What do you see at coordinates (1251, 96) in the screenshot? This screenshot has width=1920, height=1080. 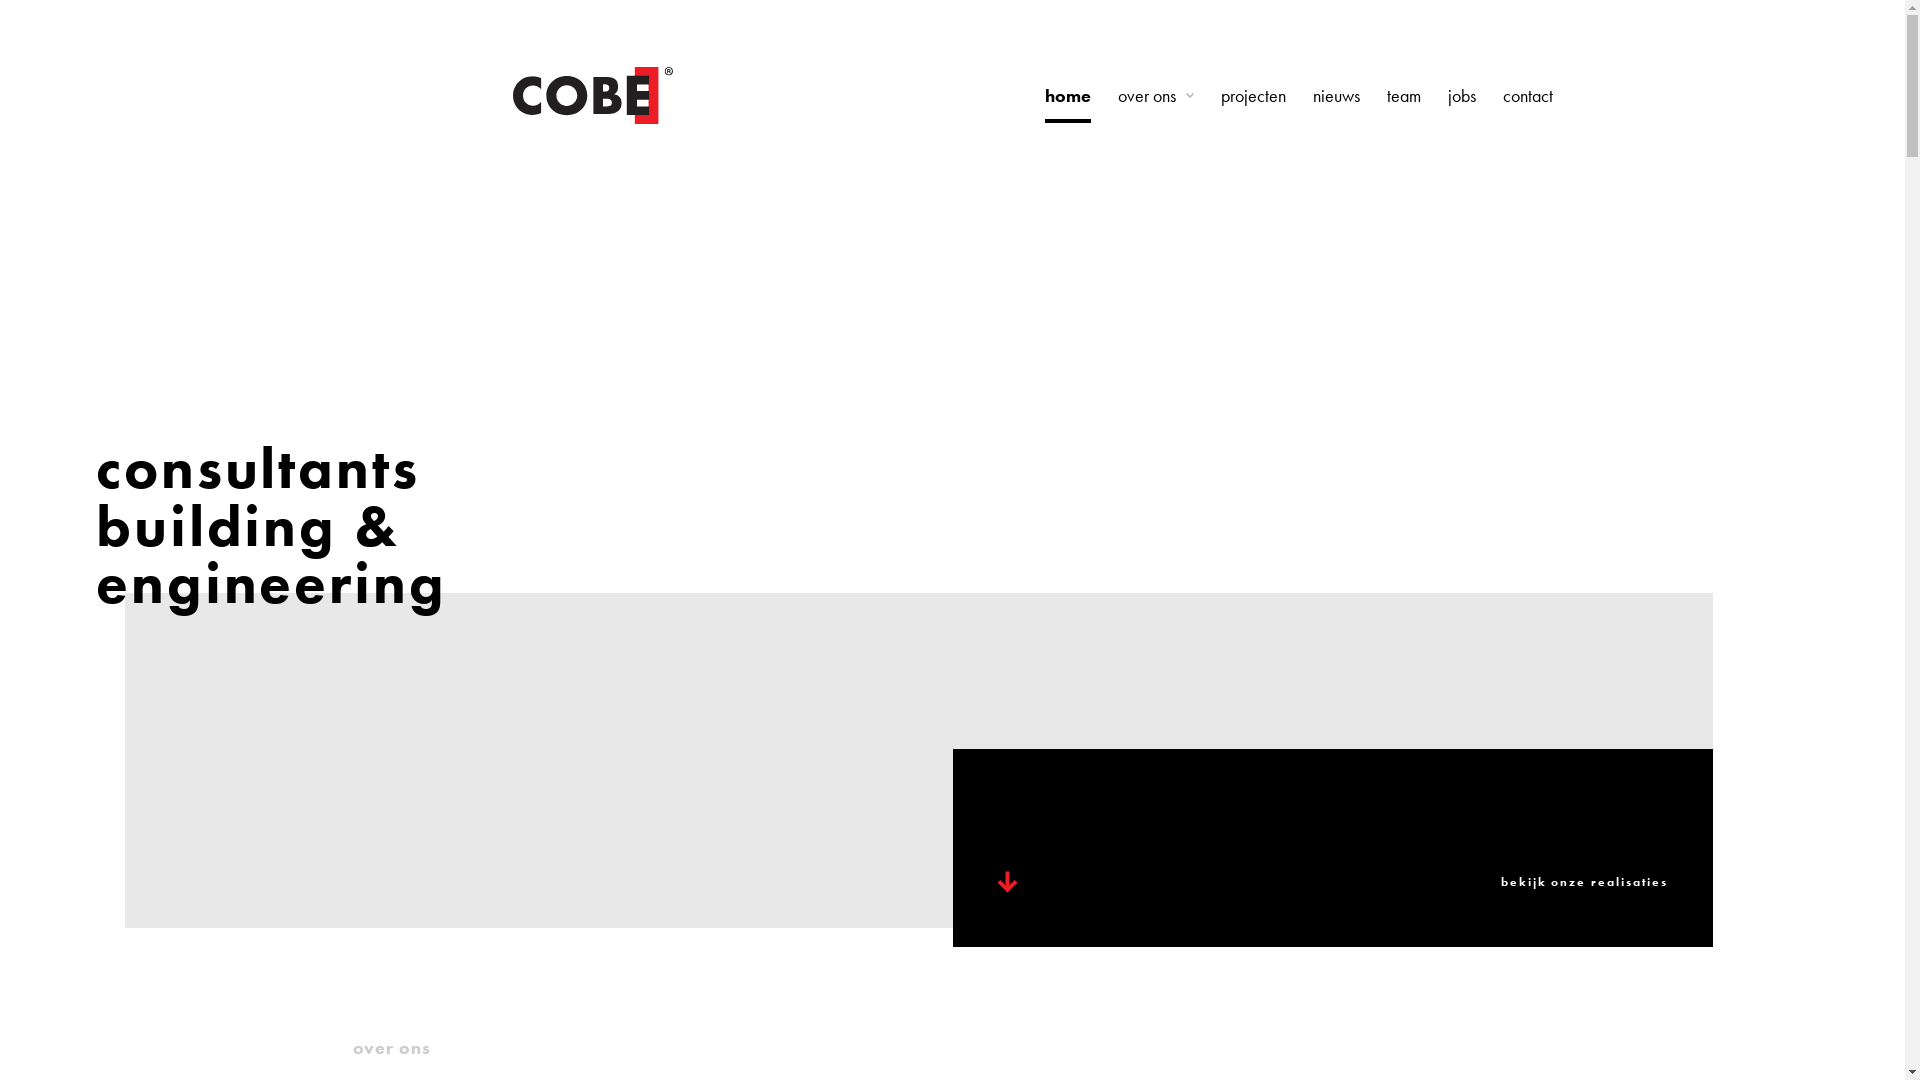 I see `'projecten'` at bounding box center [1251, 96].